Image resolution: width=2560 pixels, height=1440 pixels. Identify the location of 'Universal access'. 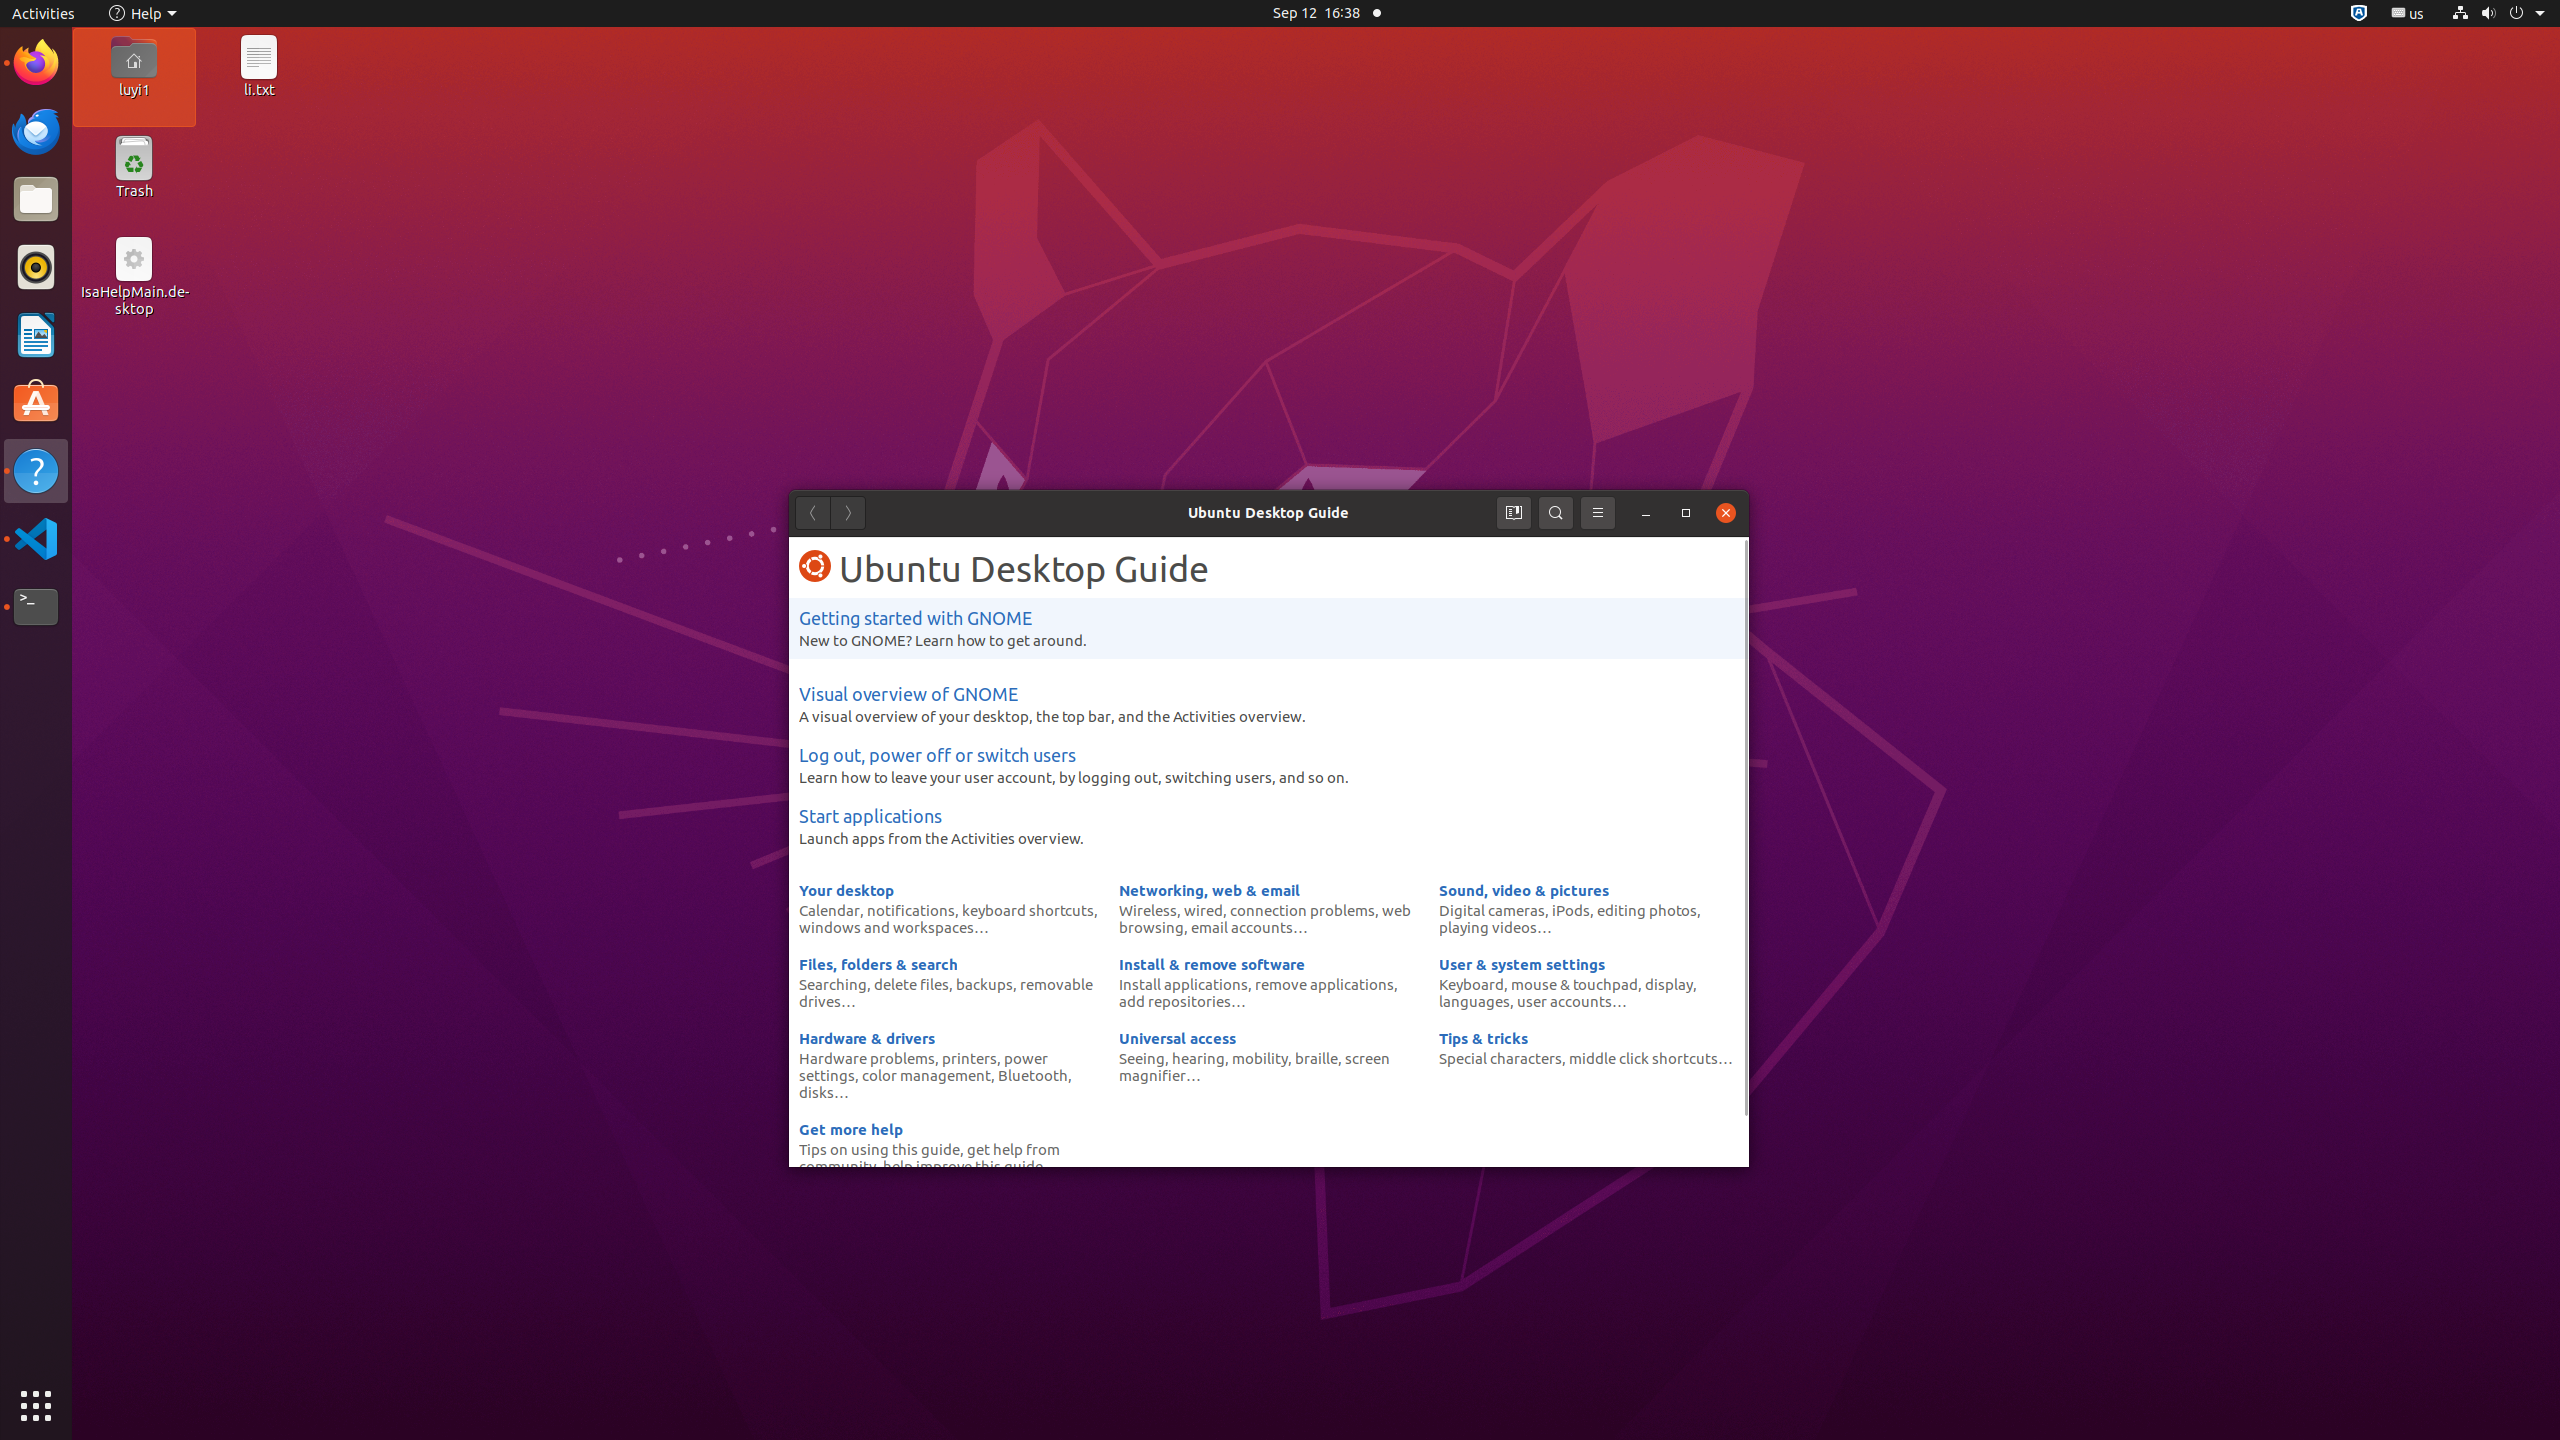
(1177, 1037).